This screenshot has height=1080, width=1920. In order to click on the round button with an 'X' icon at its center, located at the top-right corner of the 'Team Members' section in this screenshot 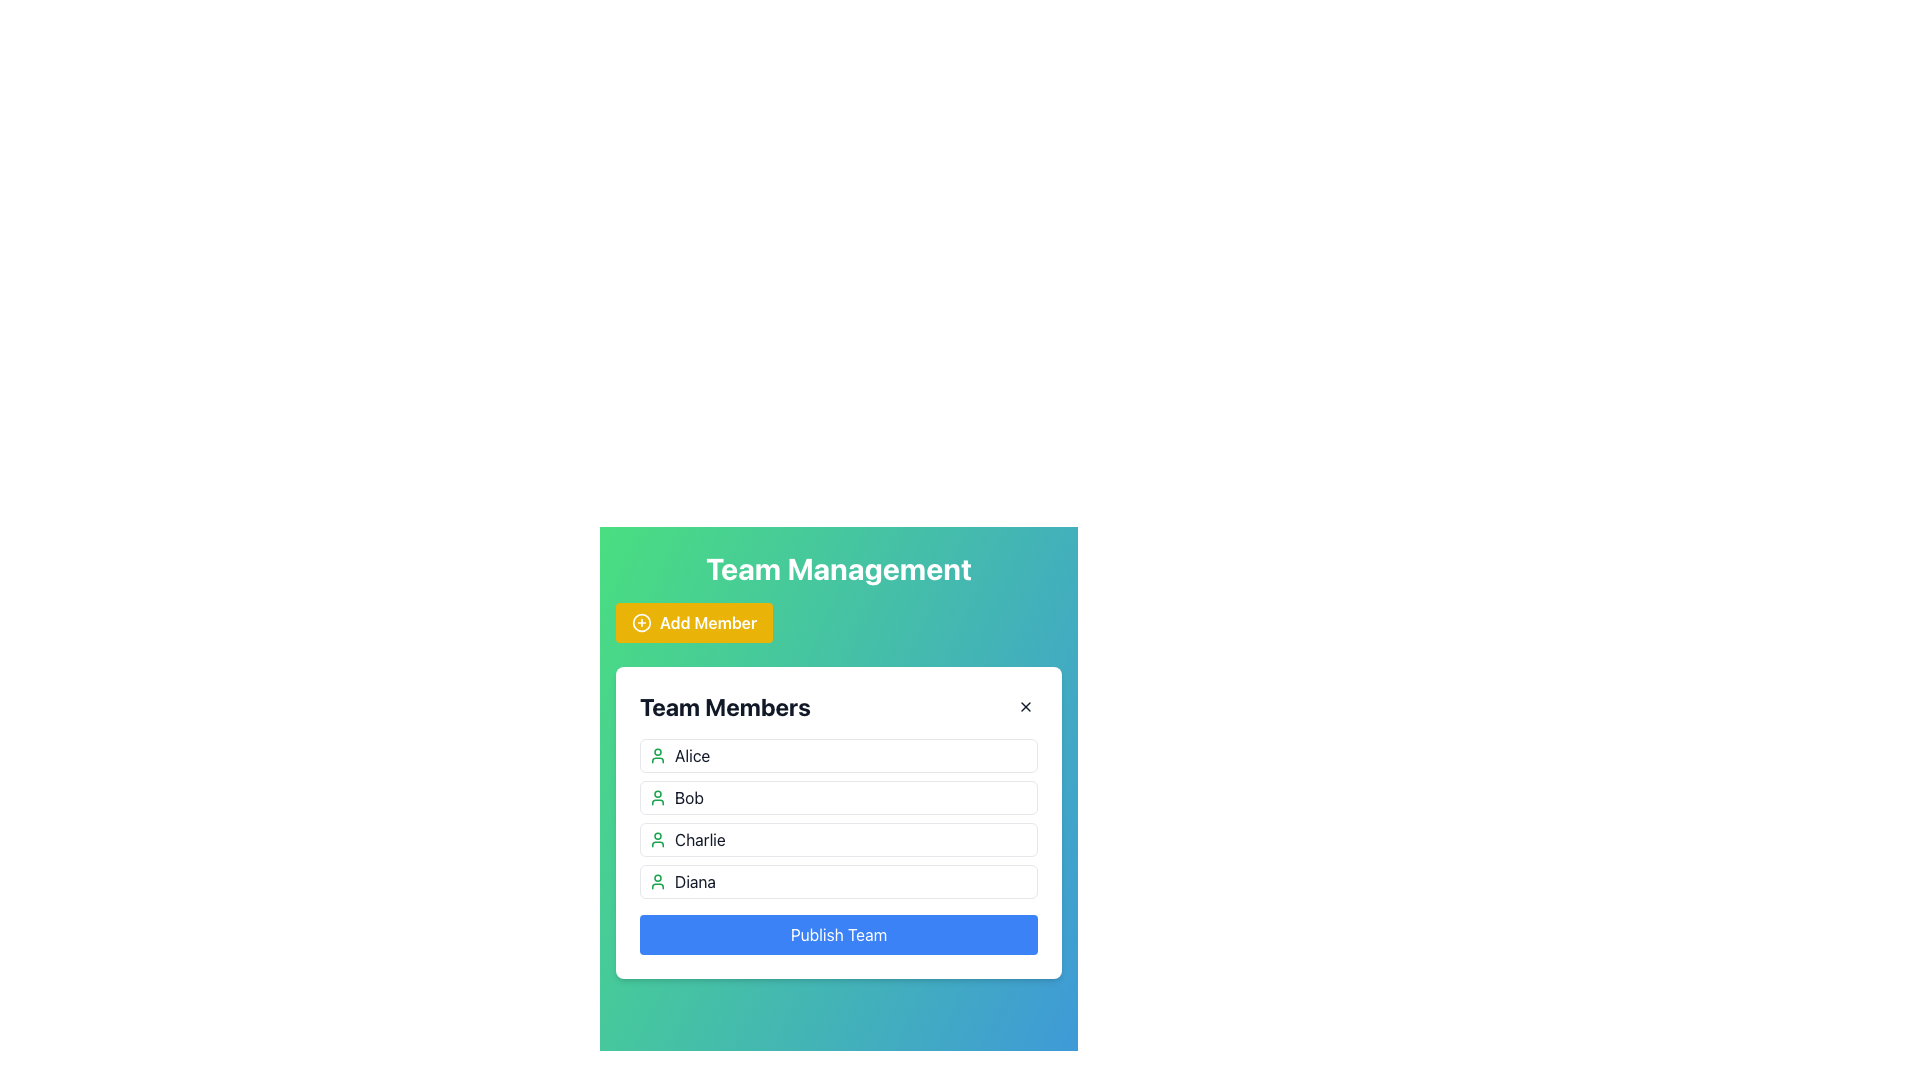, I will do `click(1026, 705)`.